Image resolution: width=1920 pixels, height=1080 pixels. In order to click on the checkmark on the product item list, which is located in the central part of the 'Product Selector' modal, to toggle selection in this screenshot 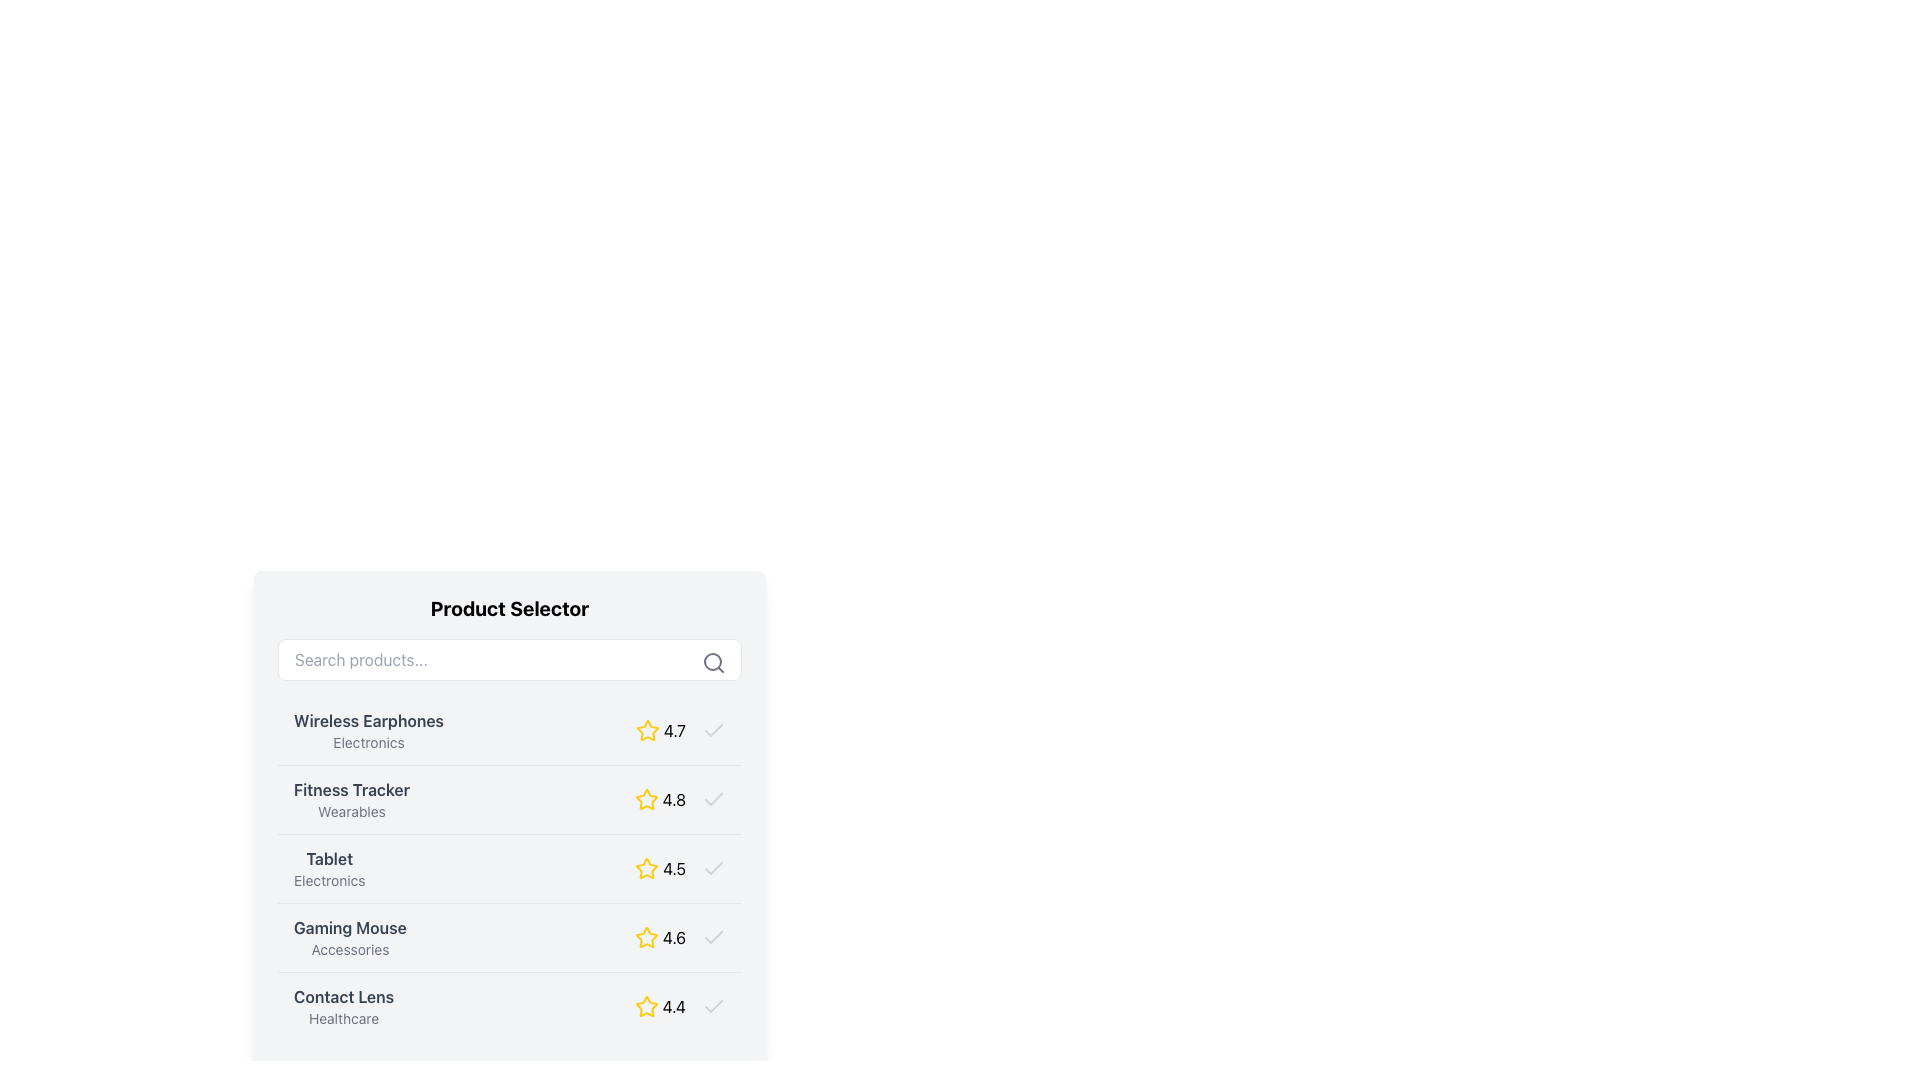, I will do `click(509, 867)`.